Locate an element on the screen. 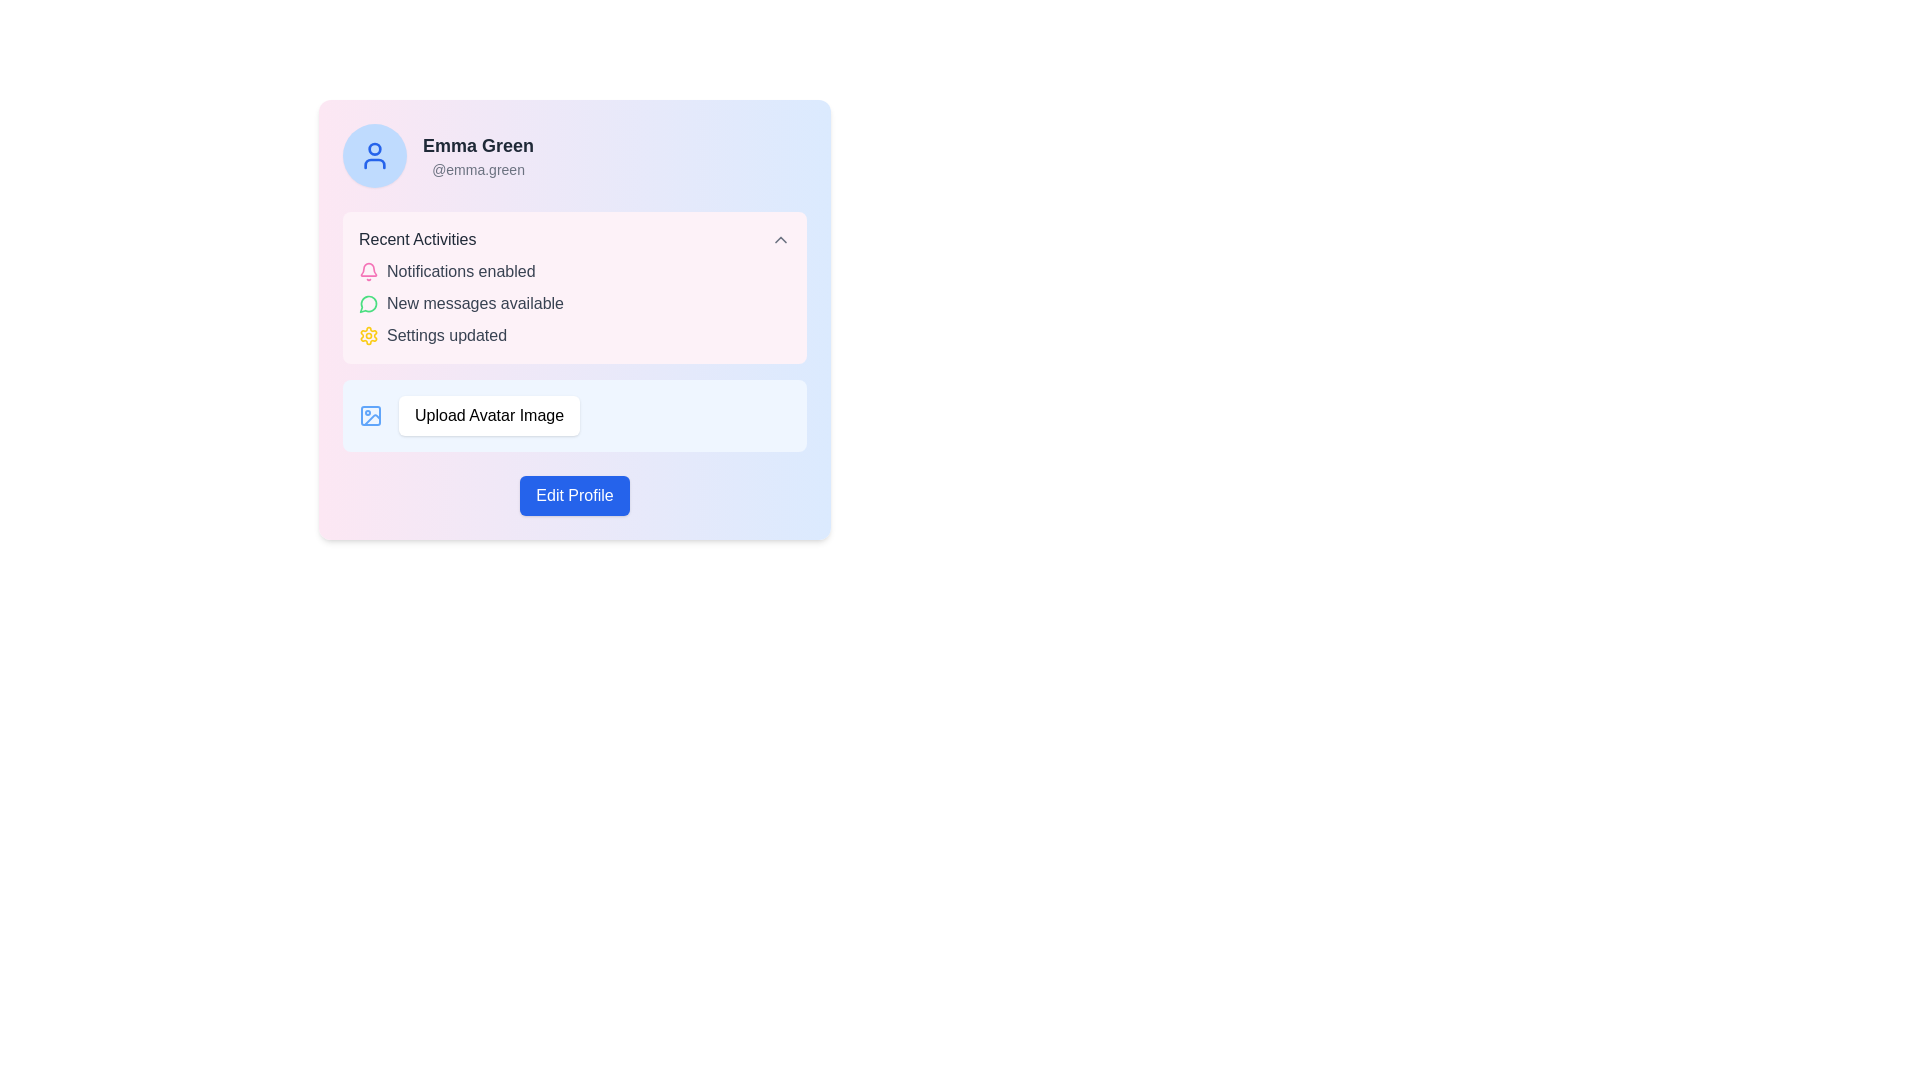  the Decorative SVG rectangle within the 'Upload Avatar Image' icon, which is positioned above and slightly to the left of other components in the SVG is located at coordinates (370, 415).